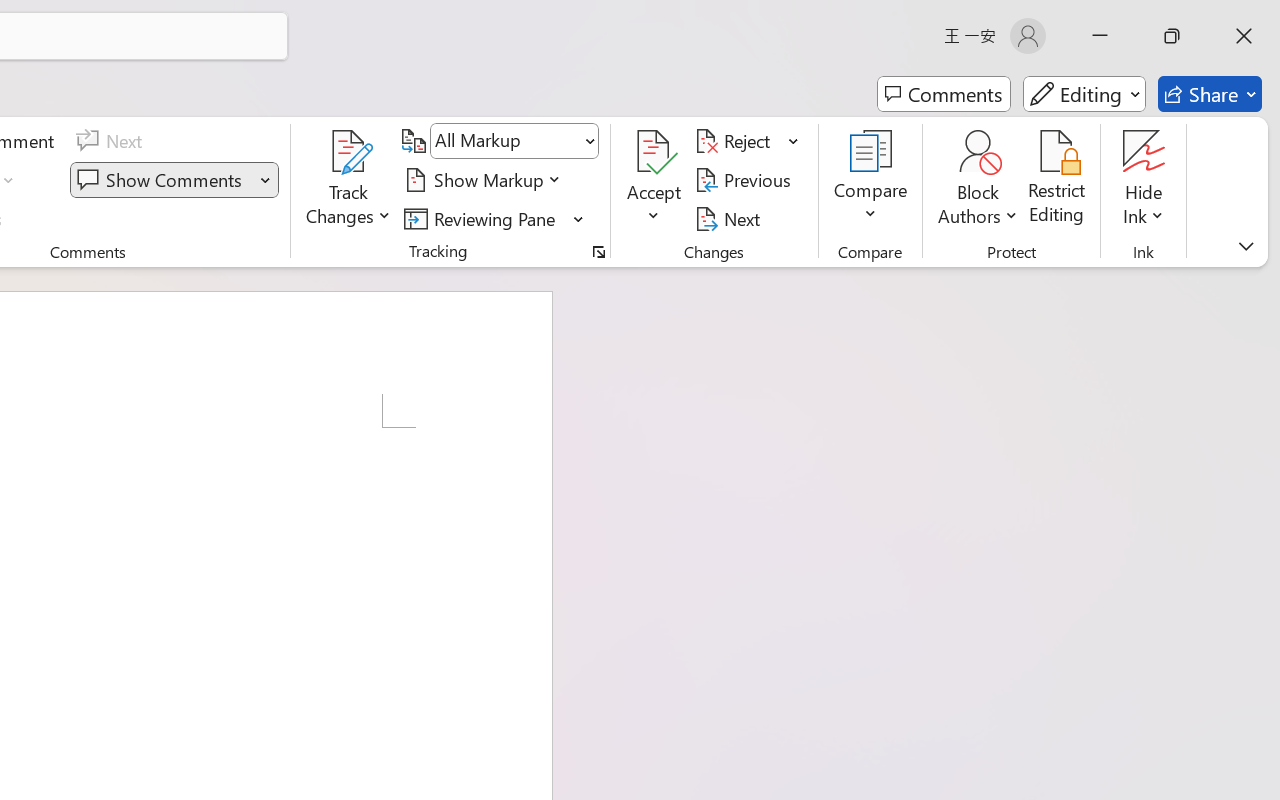  What do you see at coordinates (494, 218) in the screenshot?
I see `'Reviewing Pane'` at bounding box center [494, 218].